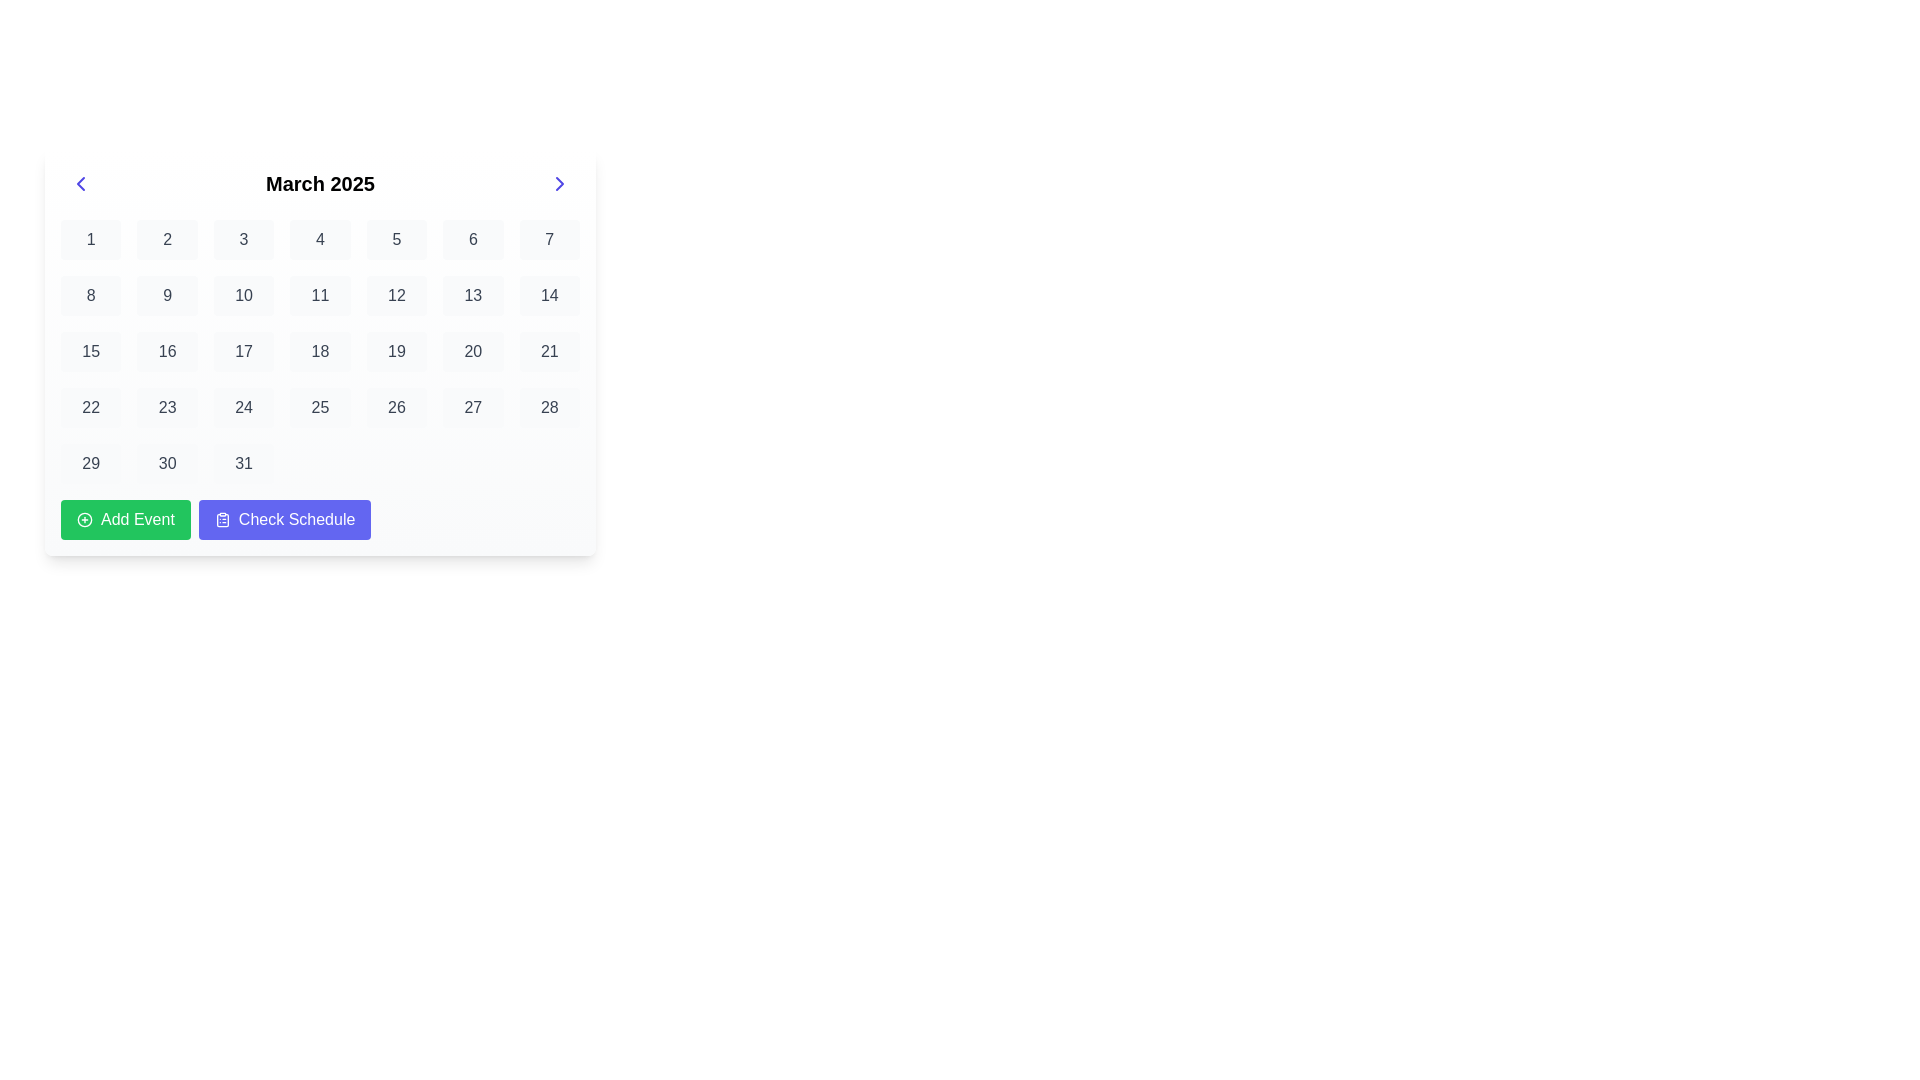 The height and width of the screenshot is (1080, 1920). Describe the element at coordinates (549, 238) in the screenshot. I see `the text-based UI element representing the number '7' in the March 2025 calendar grid, located at the center of the bounding box` at that location.